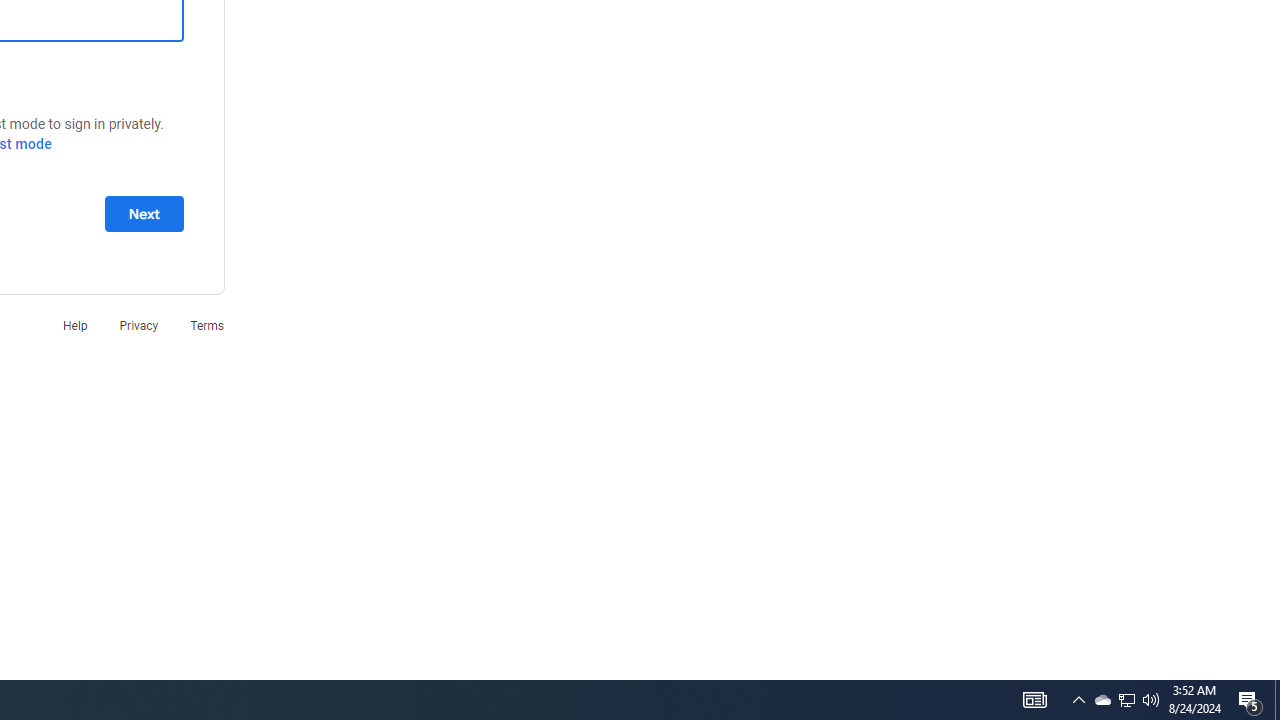 The height and width of the screenshot is (720, 1280). I want to click on 'Next', so click(143, 213).